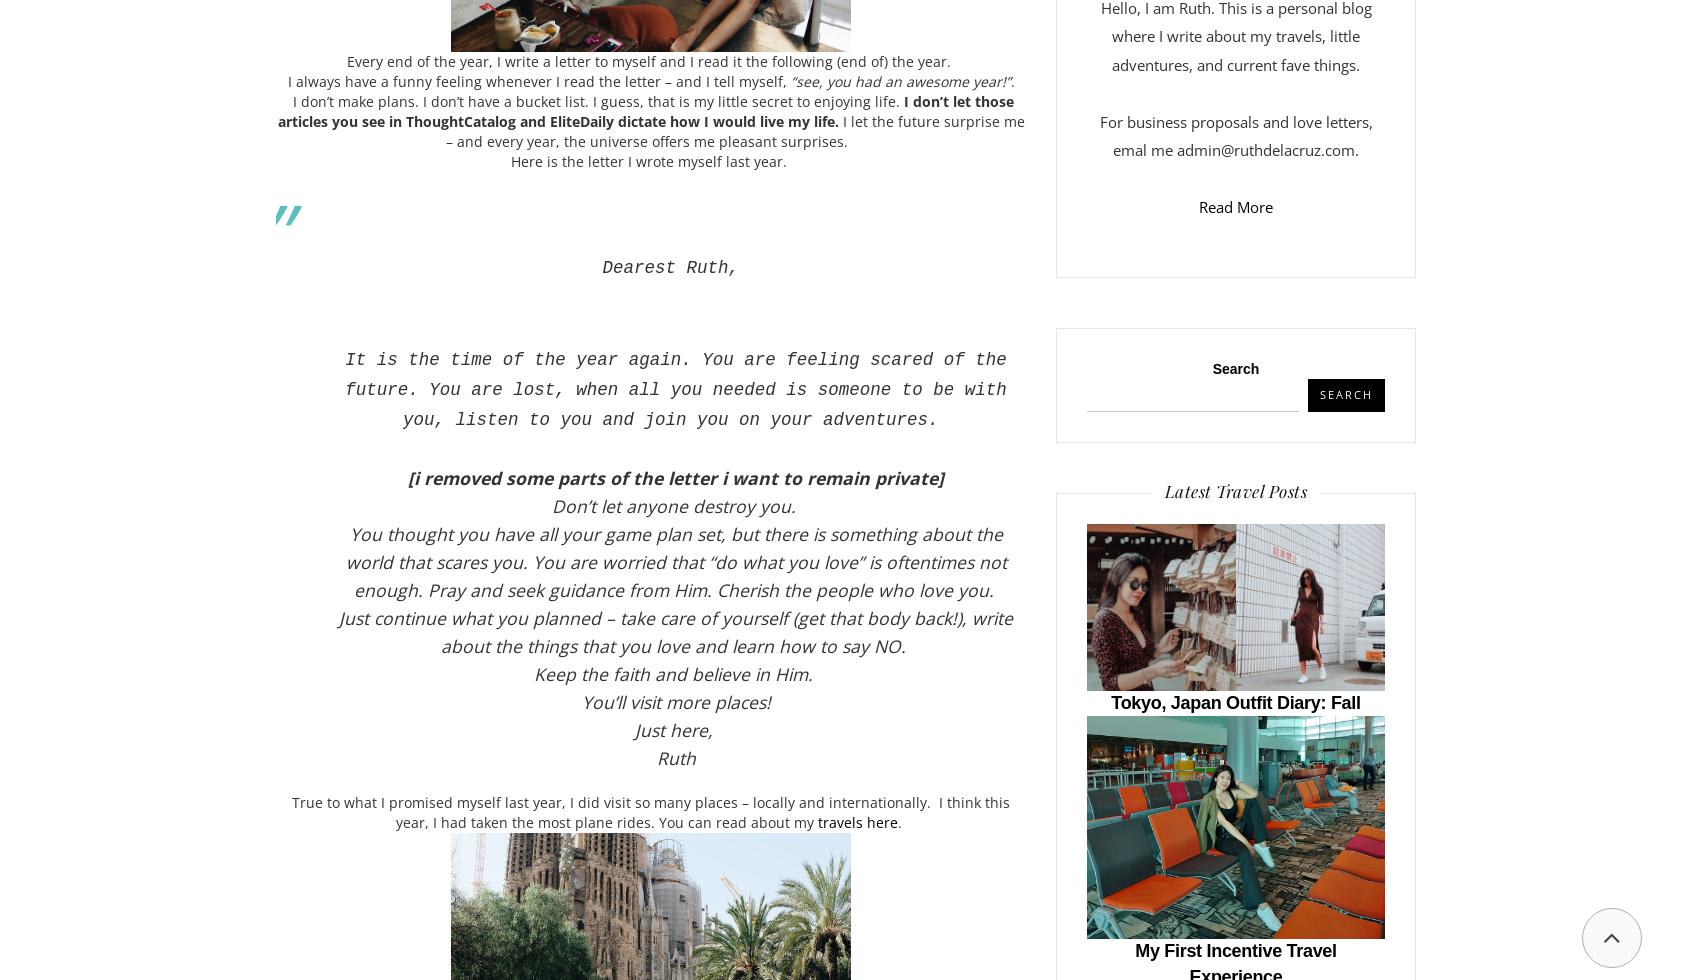  Describe the element at coordinates (734, 131) in the screenshot. I see `'I let the future surprise me – and every year, the universe offers me pleasant surprises.'` at that location.